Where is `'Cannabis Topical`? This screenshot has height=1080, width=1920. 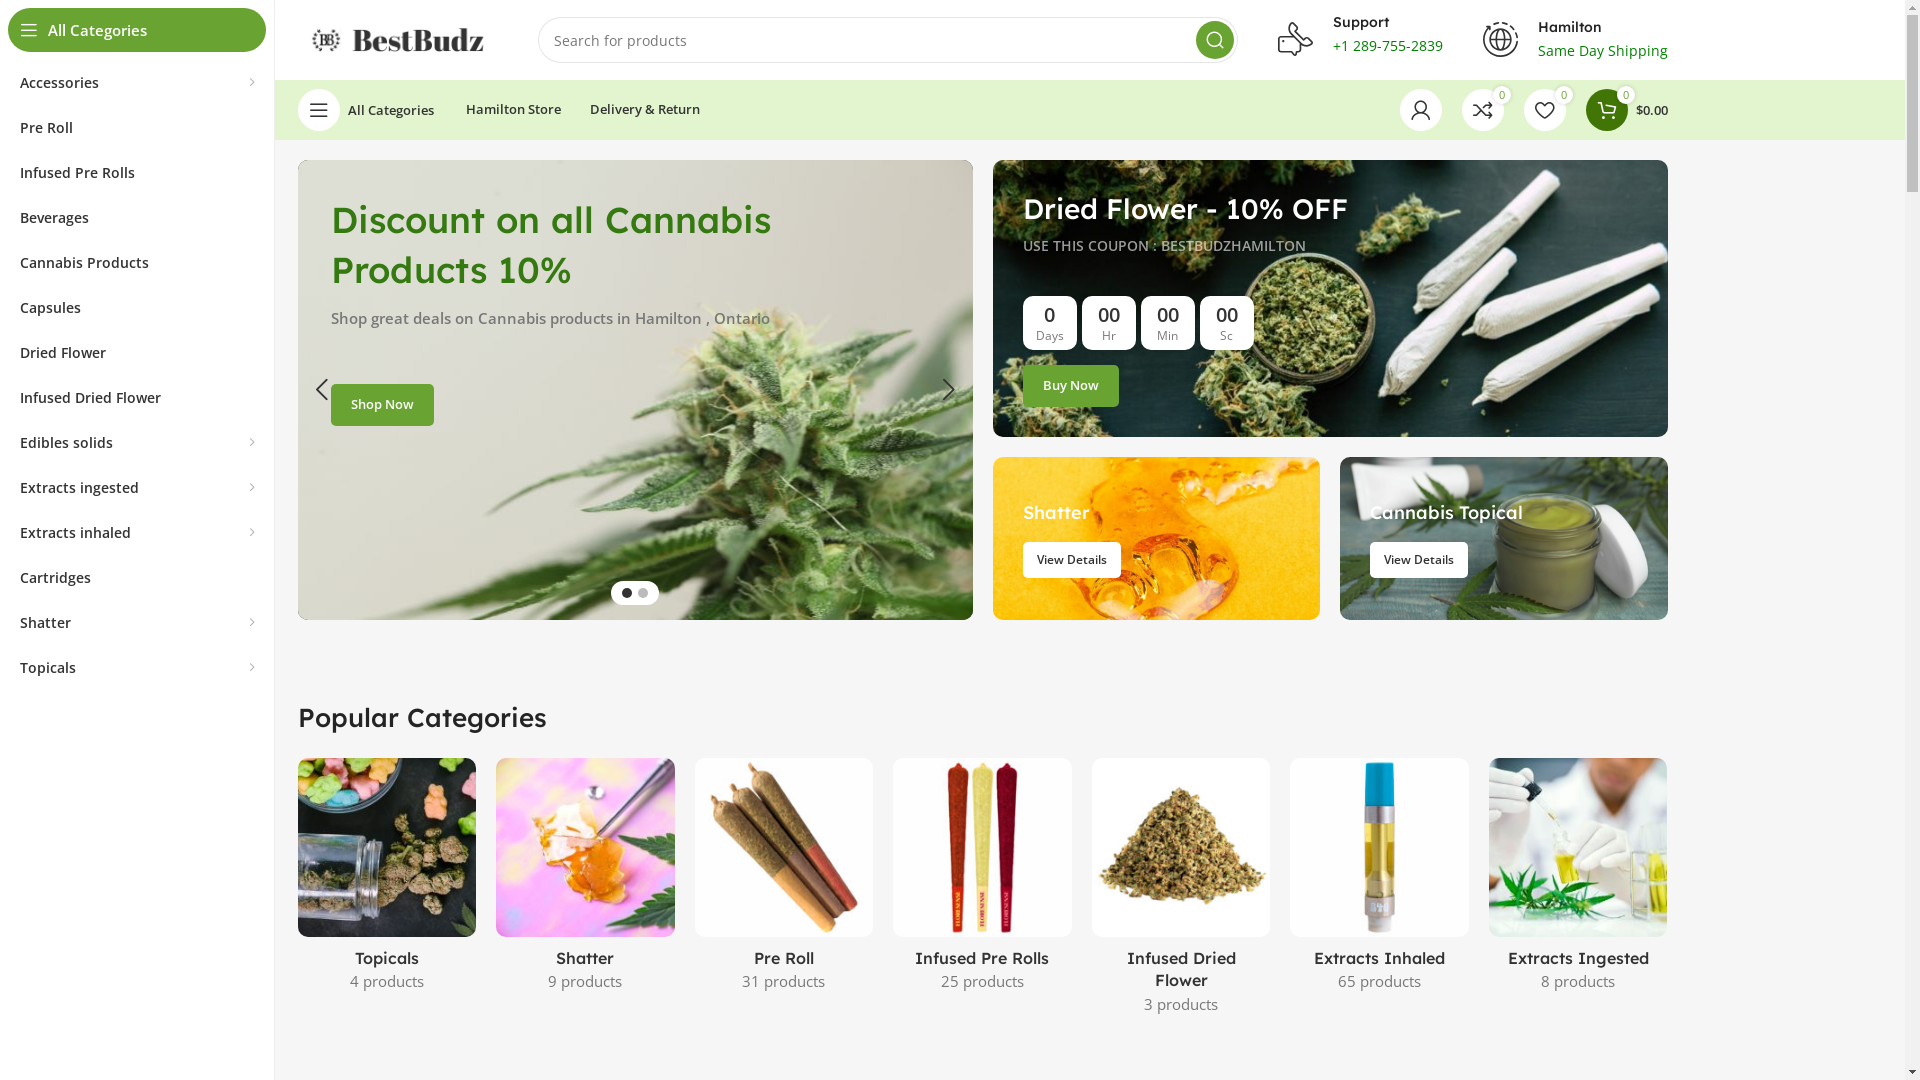
'Cannabis Topical is located at coordinates (1503, 537).